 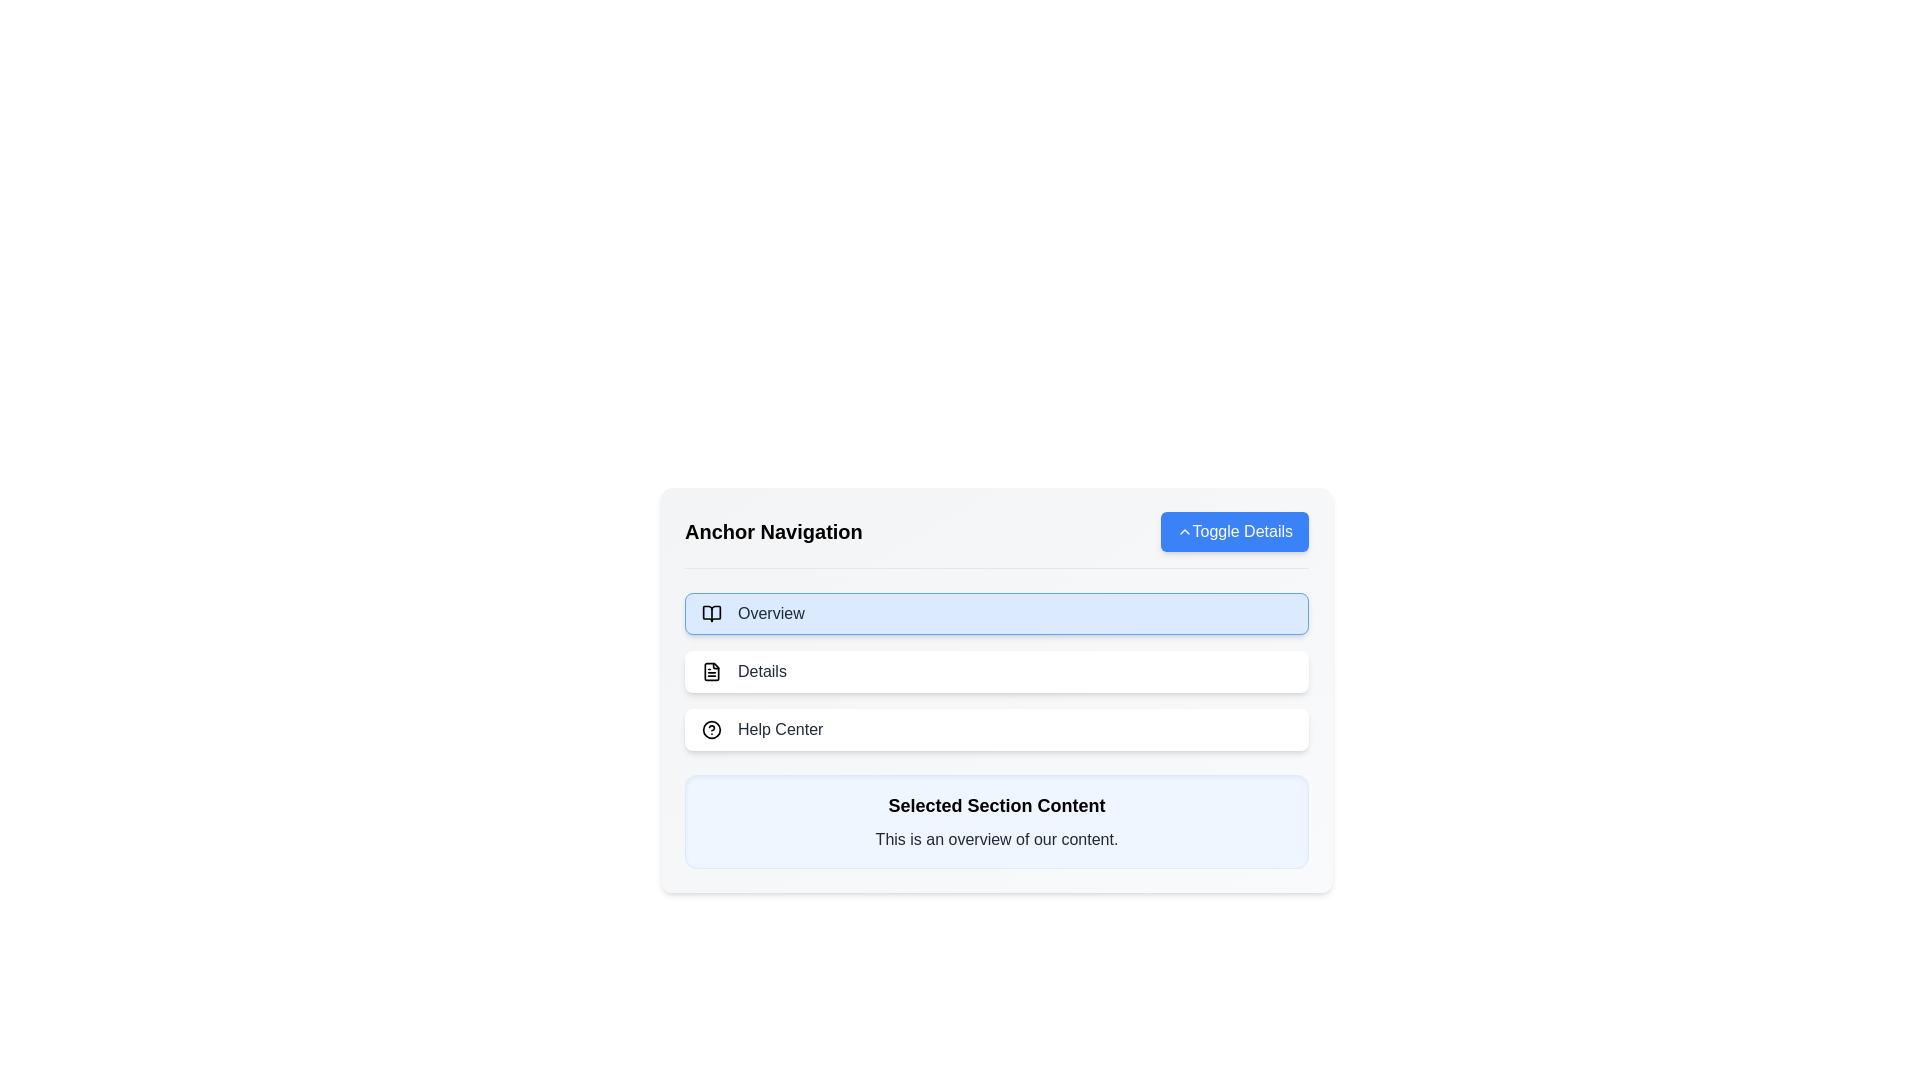 I want to click on the toggle button located in the top-right corner of the 'Anchor Navigation' section, so click(x=1233, y=531).